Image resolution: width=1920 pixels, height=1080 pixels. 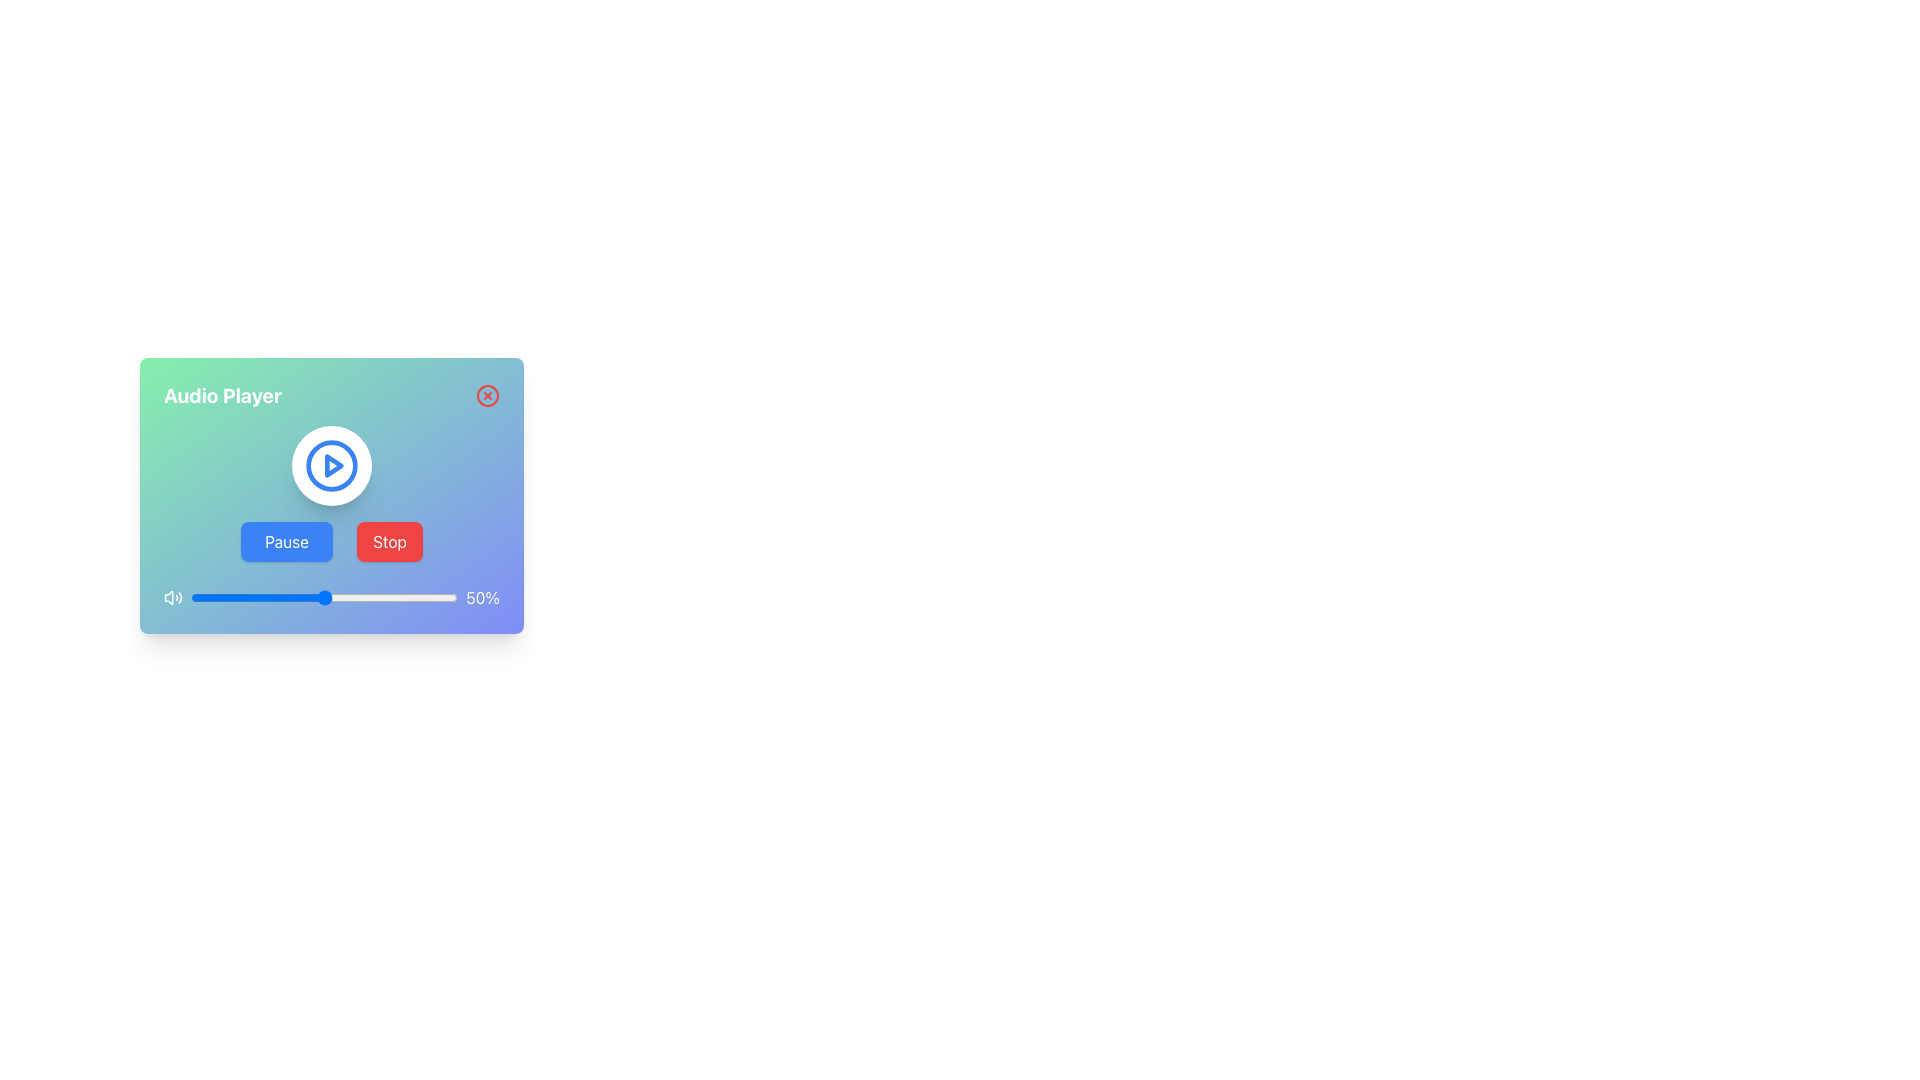 I want to click on the slider, so click(x=315, y=596).